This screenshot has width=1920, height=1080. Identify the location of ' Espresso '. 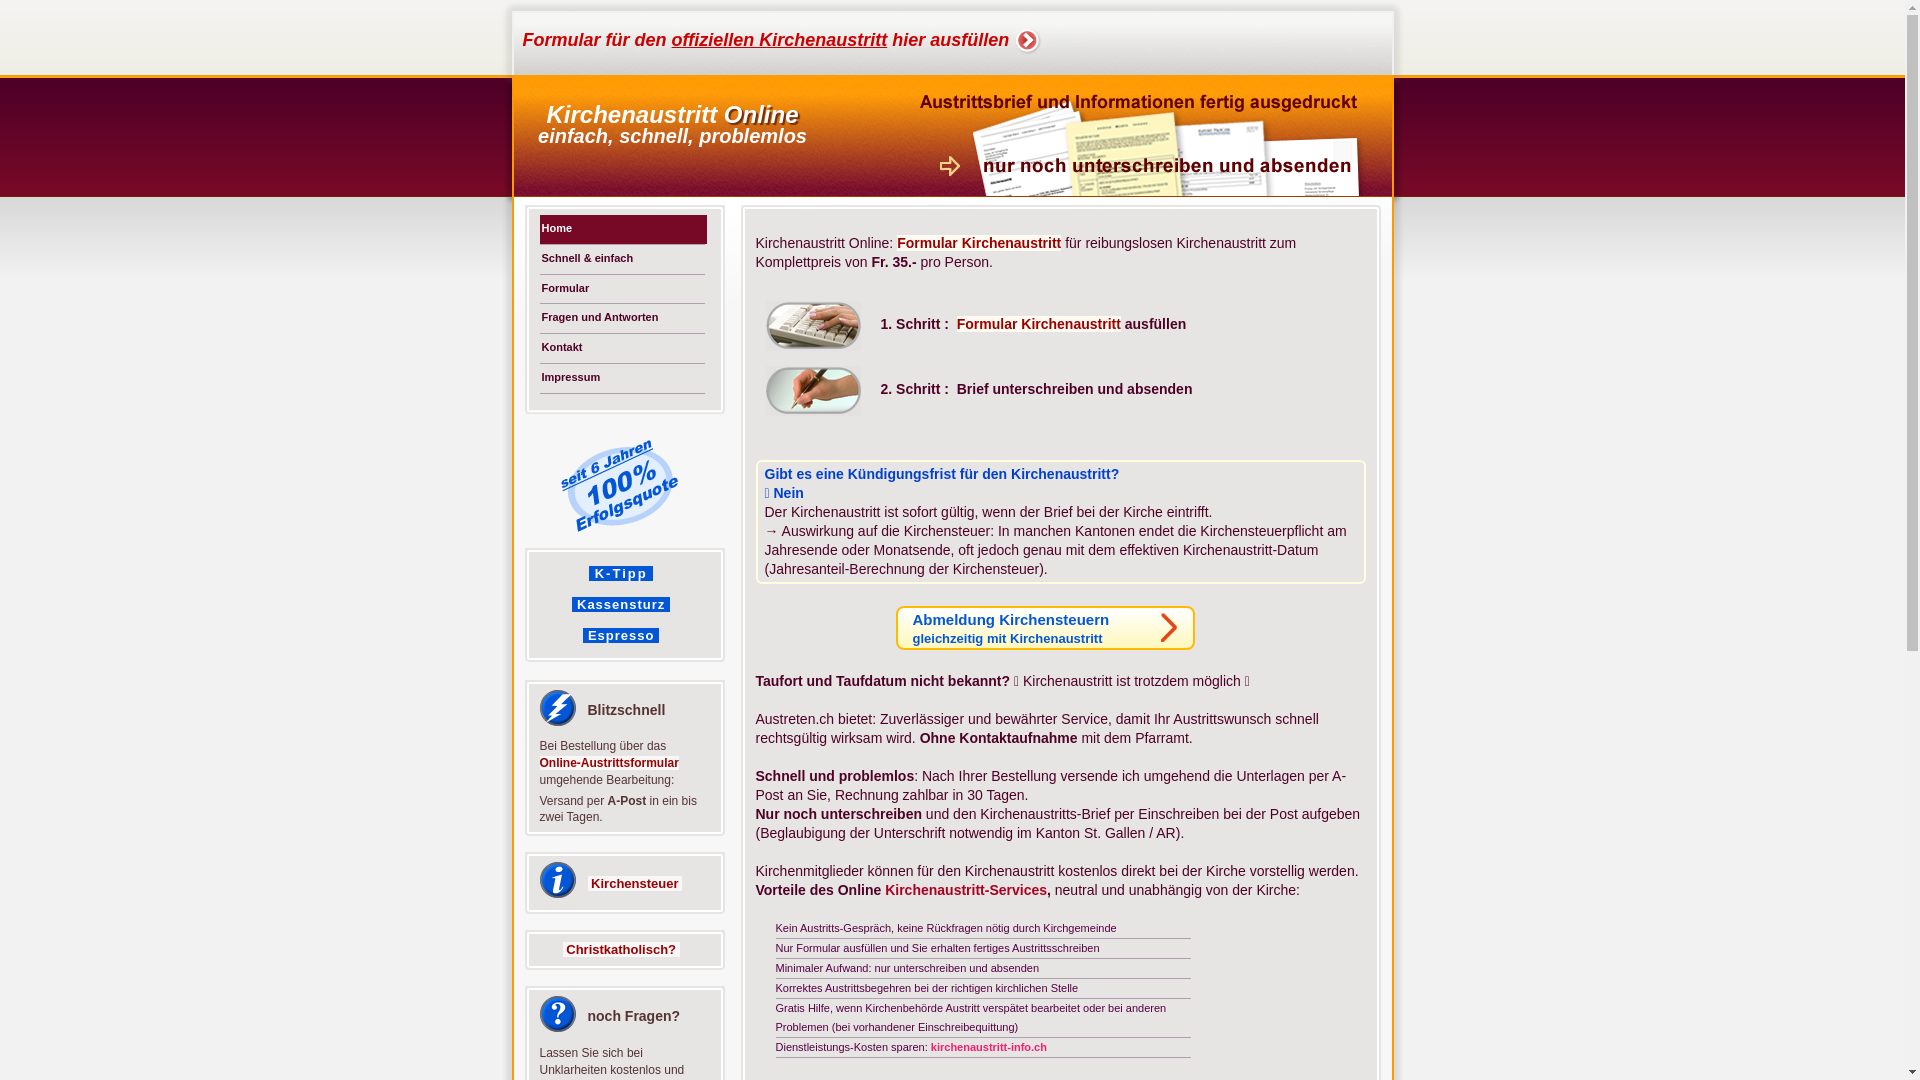
(619, 635).